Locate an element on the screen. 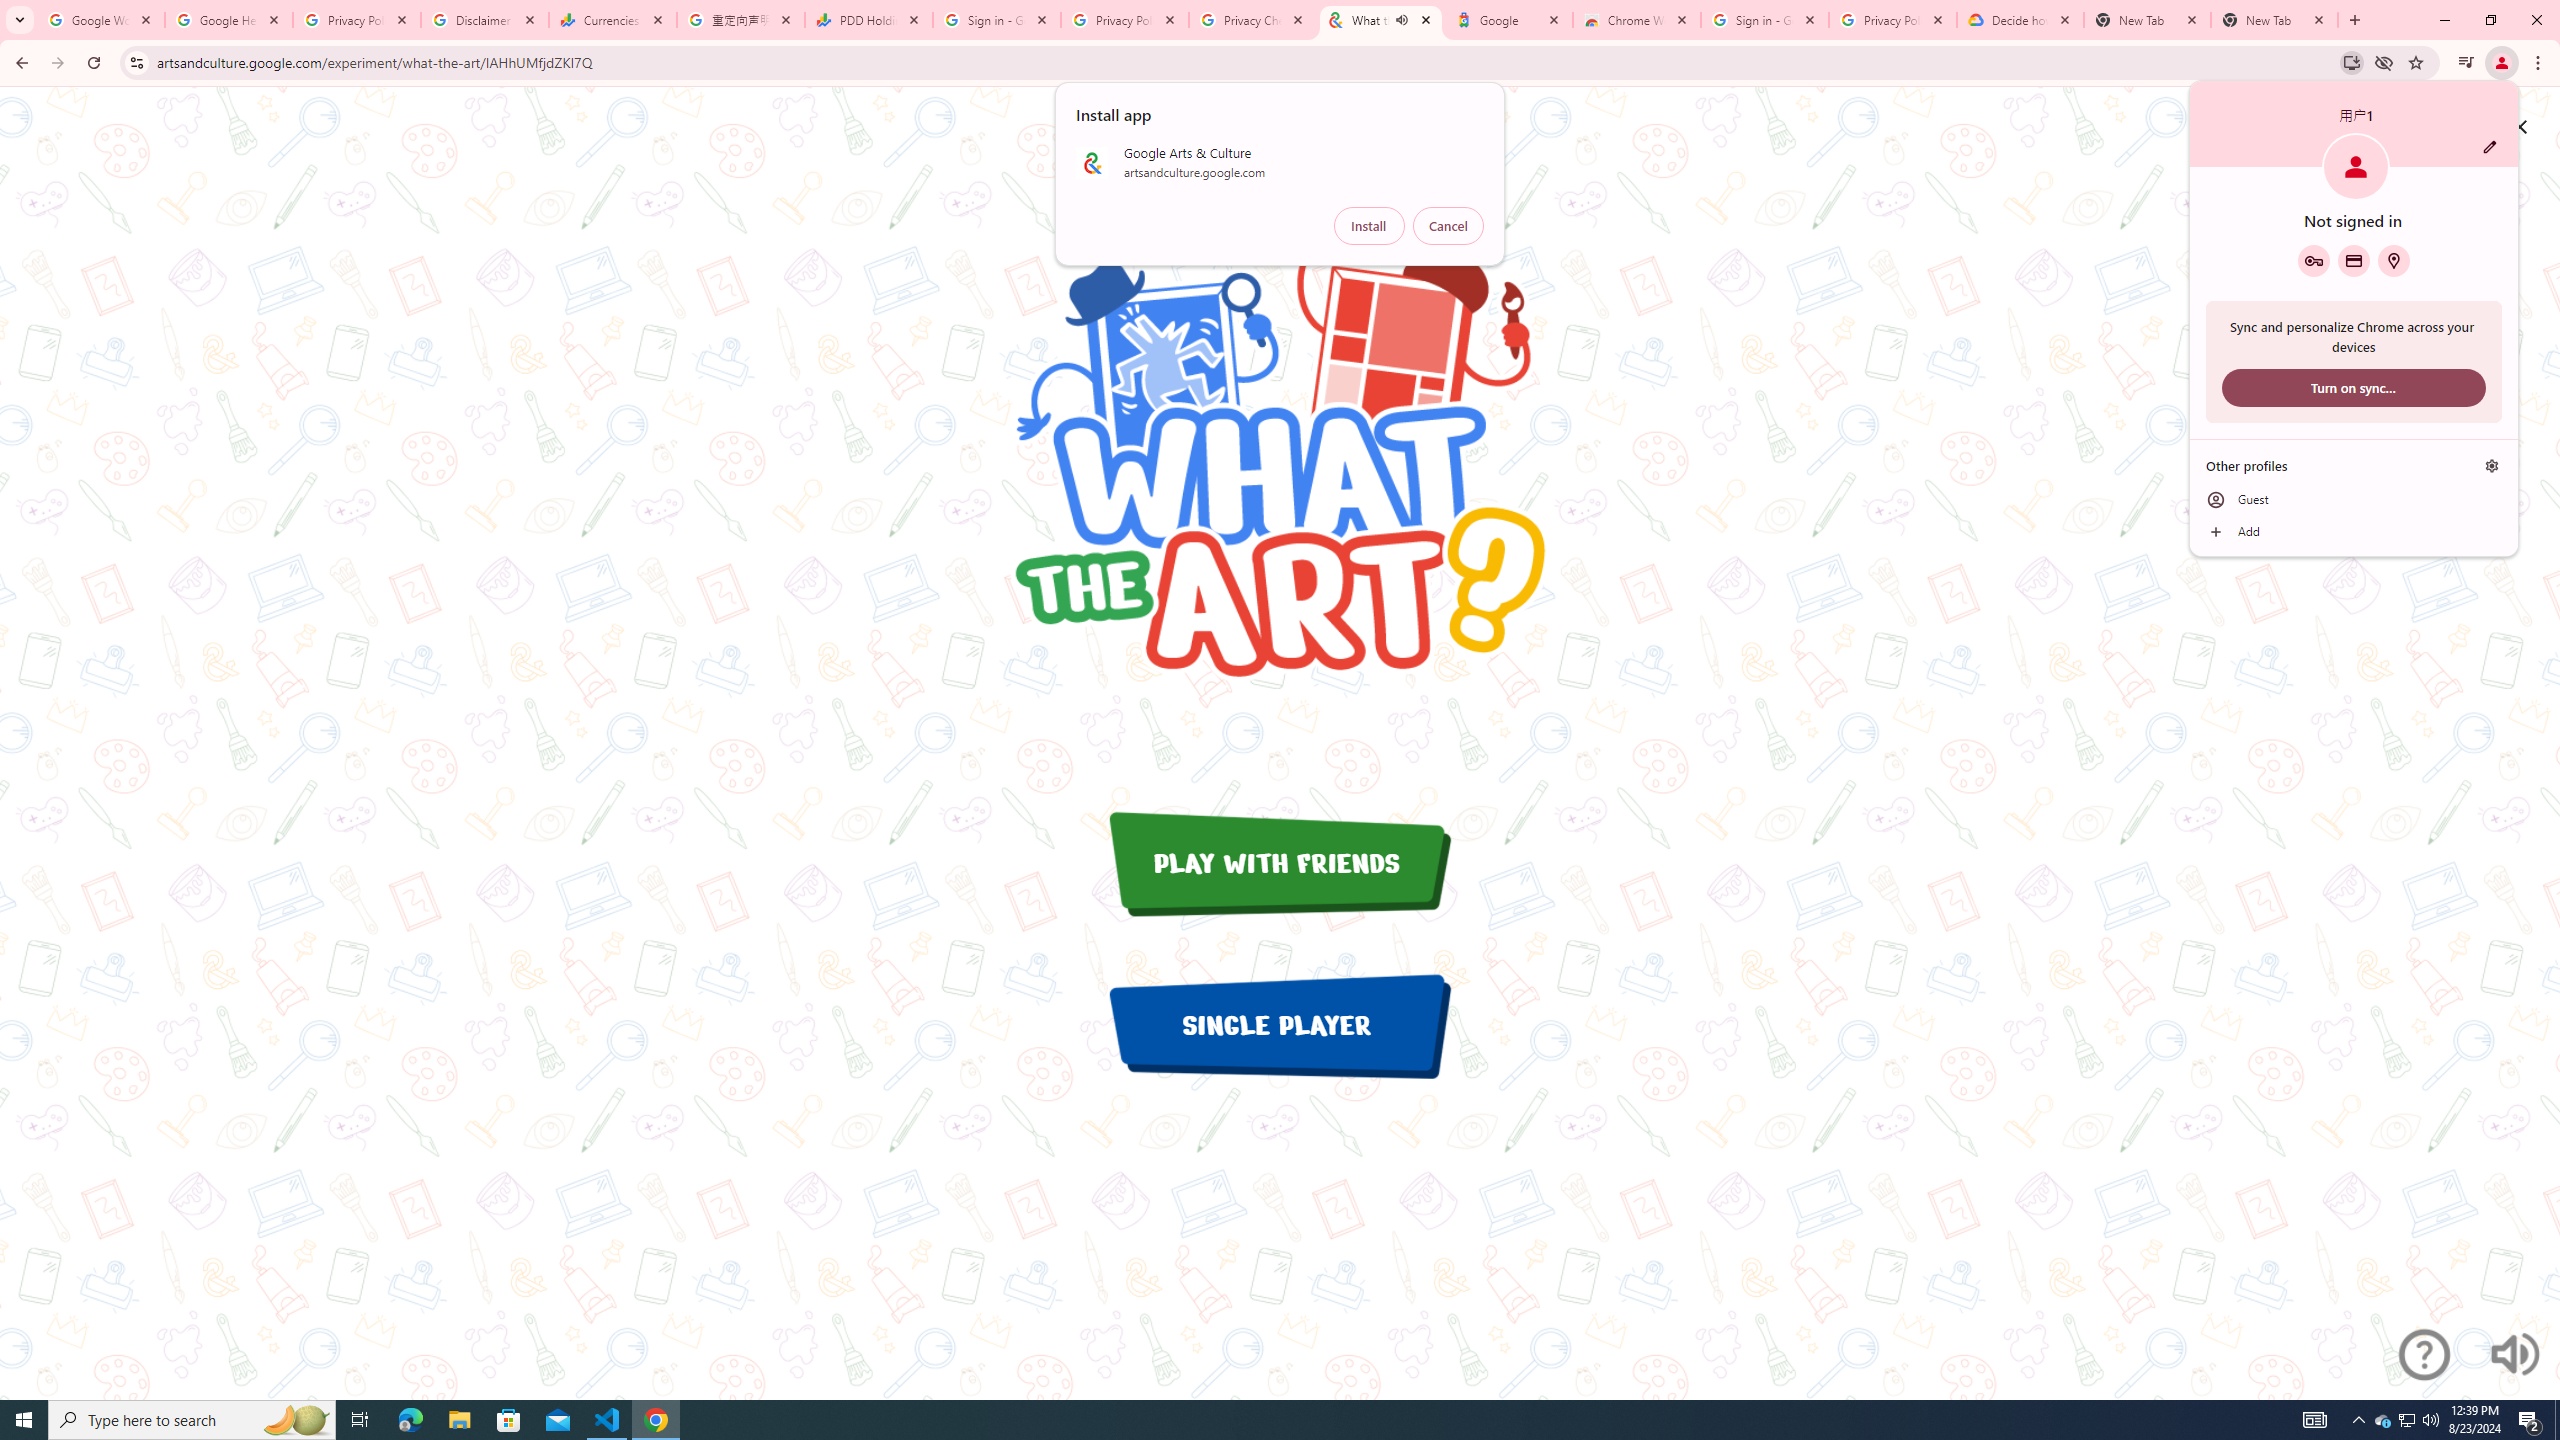  'Q2790: 100%' is located at coordinates (2406, 1418).